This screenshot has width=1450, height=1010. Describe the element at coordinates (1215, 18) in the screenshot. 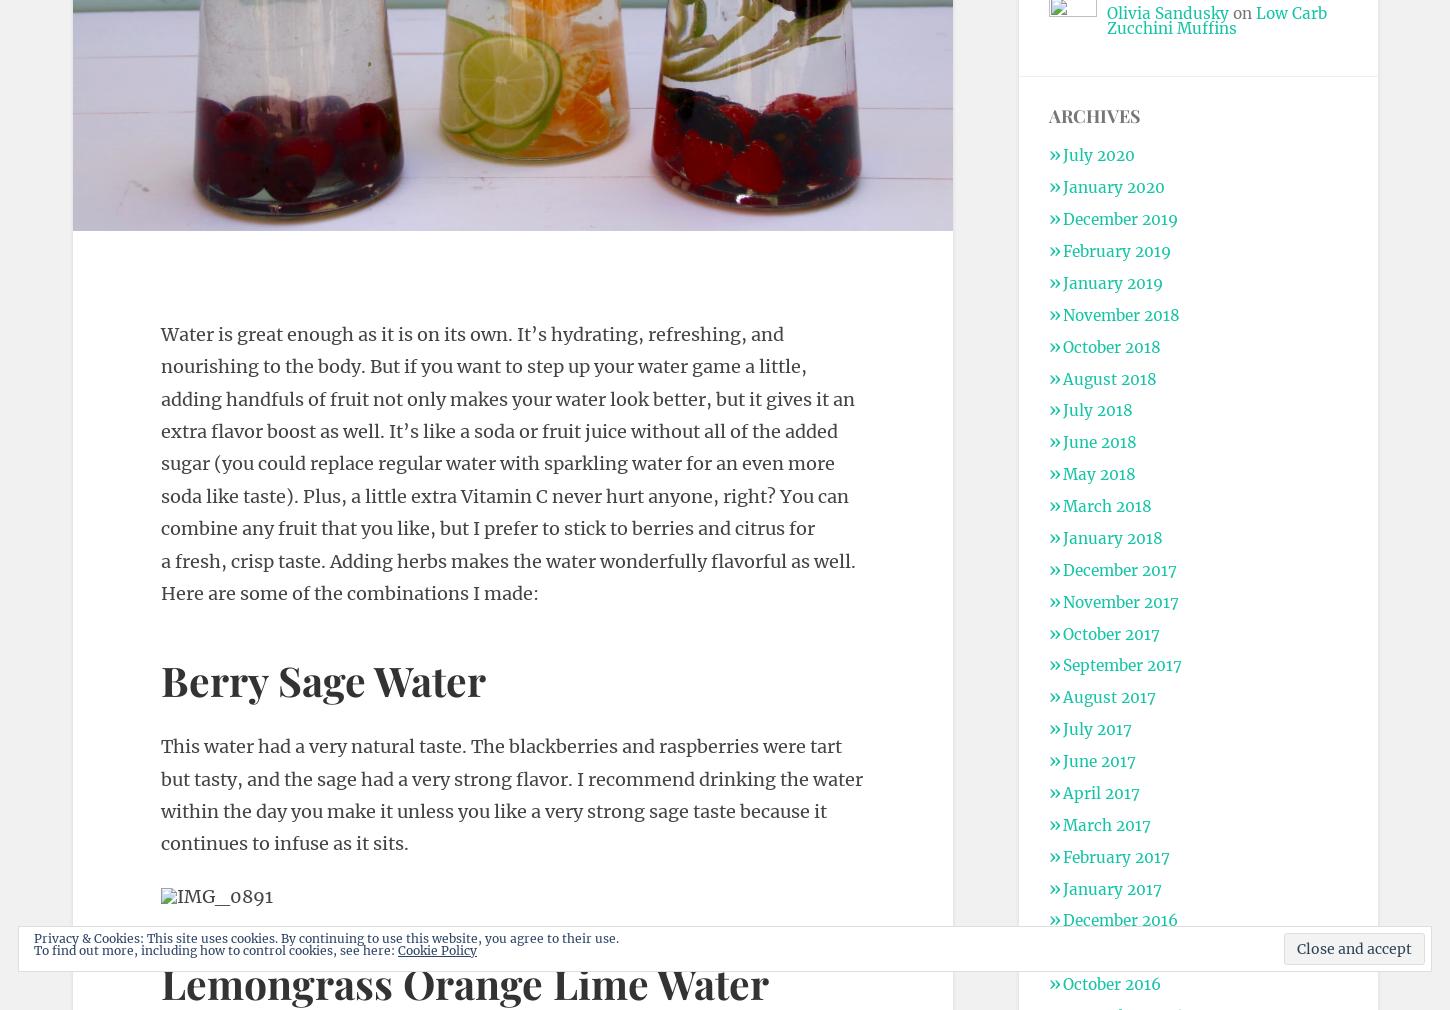

I see `'Low Carb Zucchini Muffins'` at that location.